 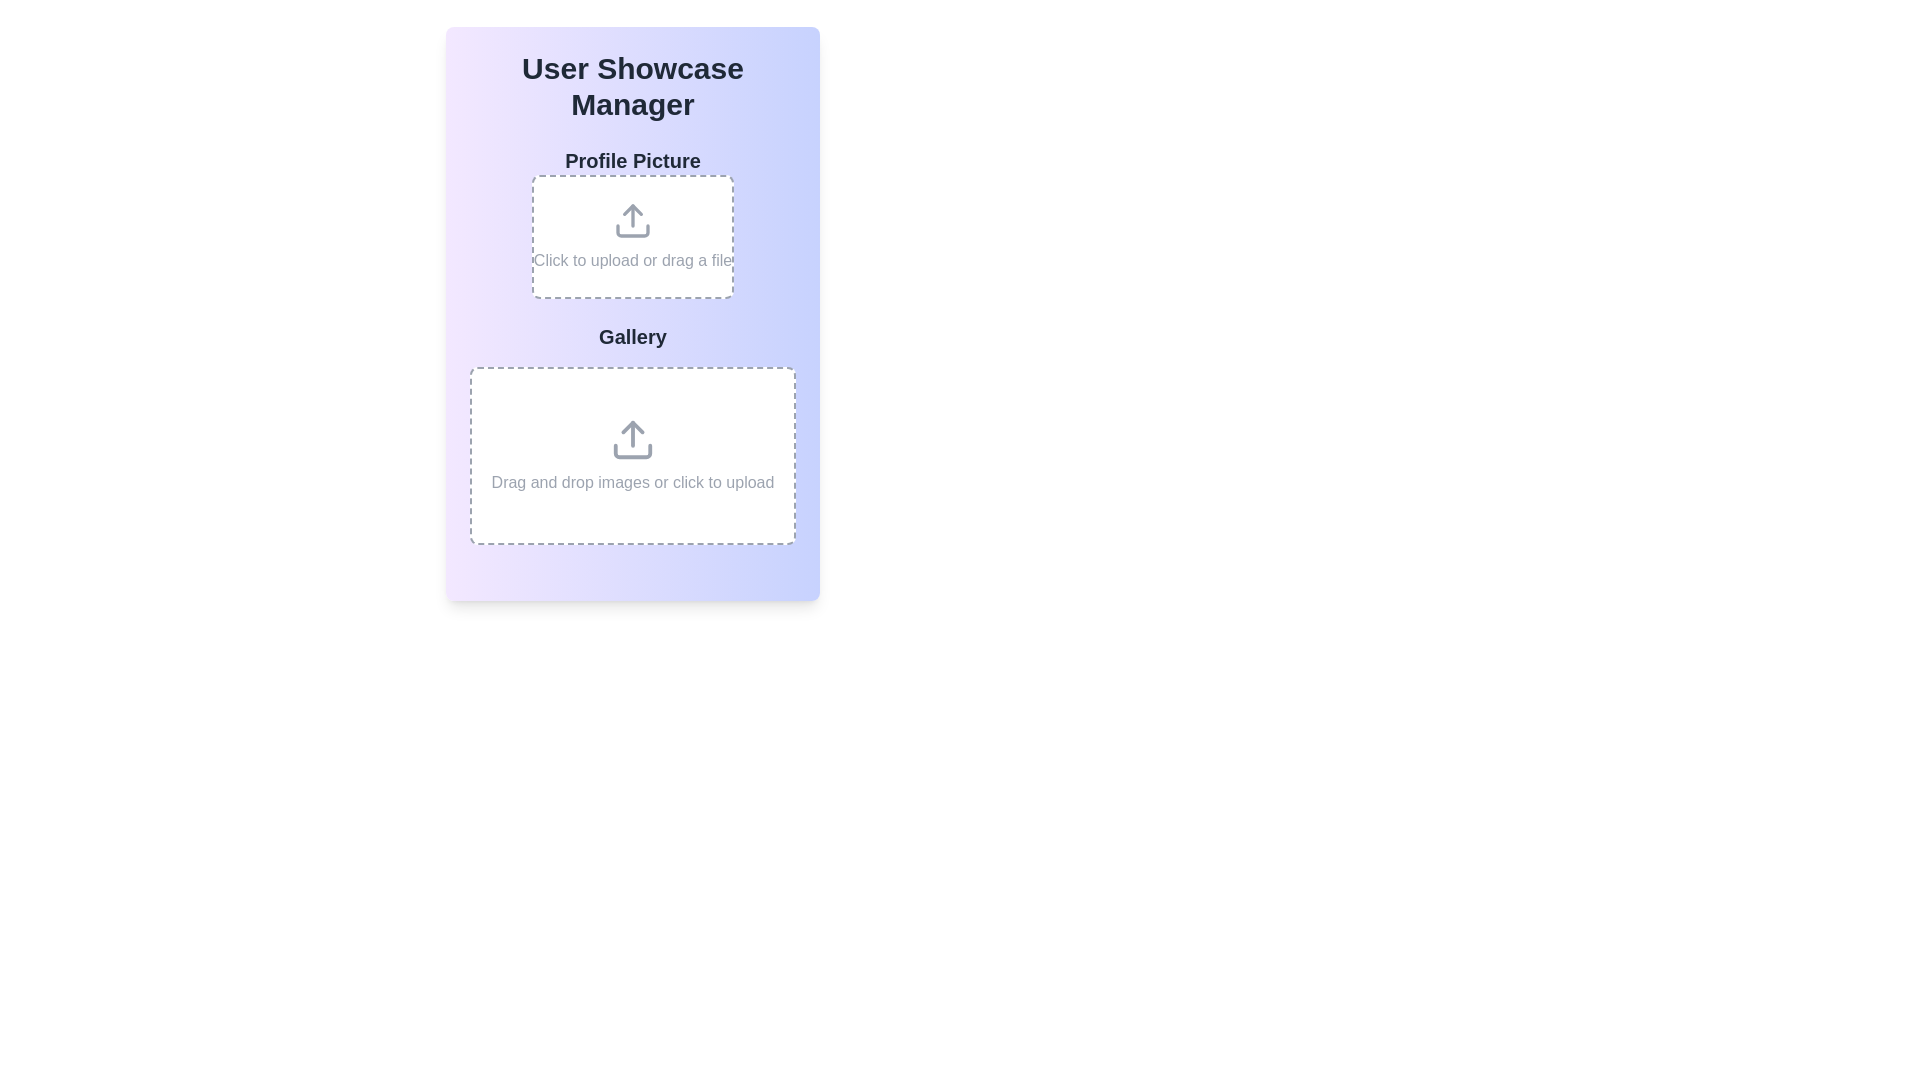 What do you see at coordinates (632, 223) in the screenshot?
I see `the center of the File upload zone, which is a rectangular area with a dashed border and the text 'Click to upload or drag a file', located below the 'Profile Picture' header` at bounding box center [632, 223].